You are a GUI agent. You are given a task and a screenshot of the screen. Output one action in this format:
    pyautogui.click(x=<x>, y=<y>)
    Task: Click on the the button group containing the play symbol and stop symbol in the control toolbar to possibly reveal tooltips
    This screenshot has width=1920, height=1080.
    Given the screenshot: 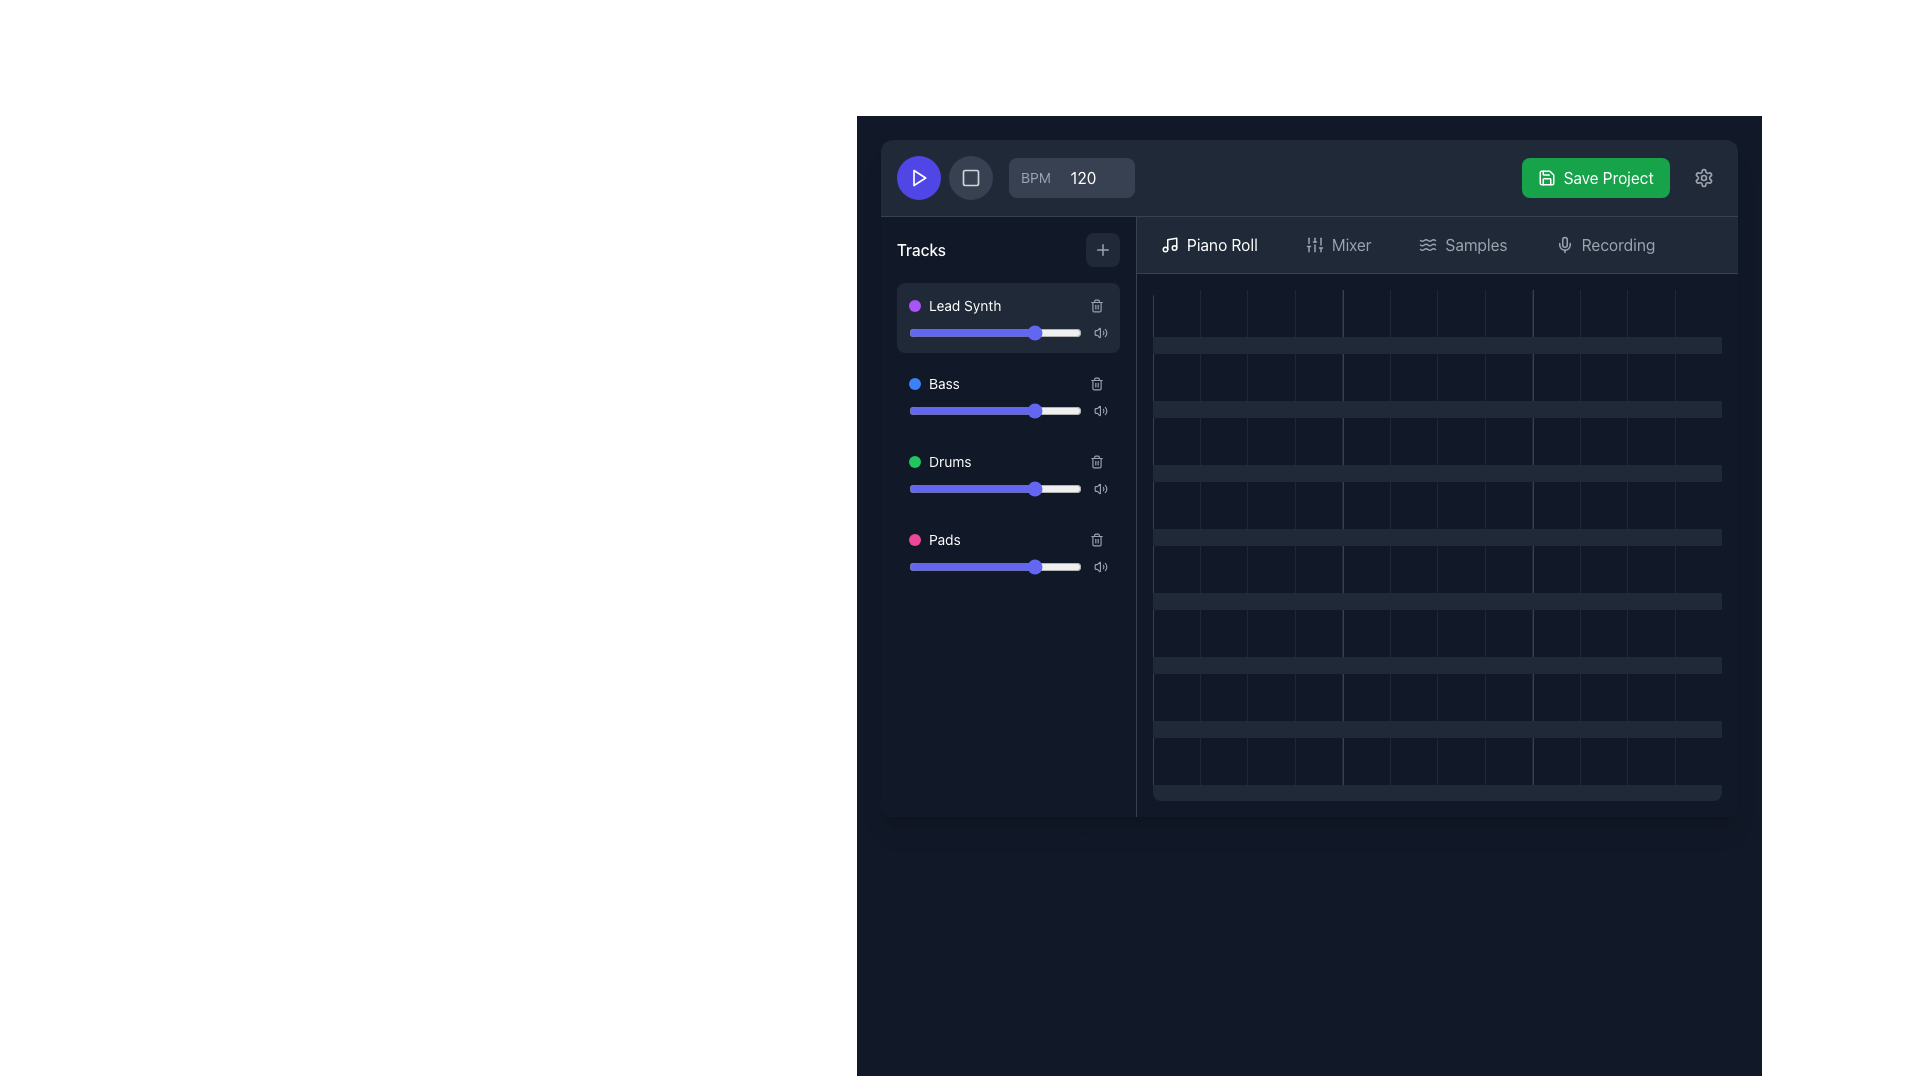 What is the action you would take?
    pyautogui.click(x=944, y=176)
    